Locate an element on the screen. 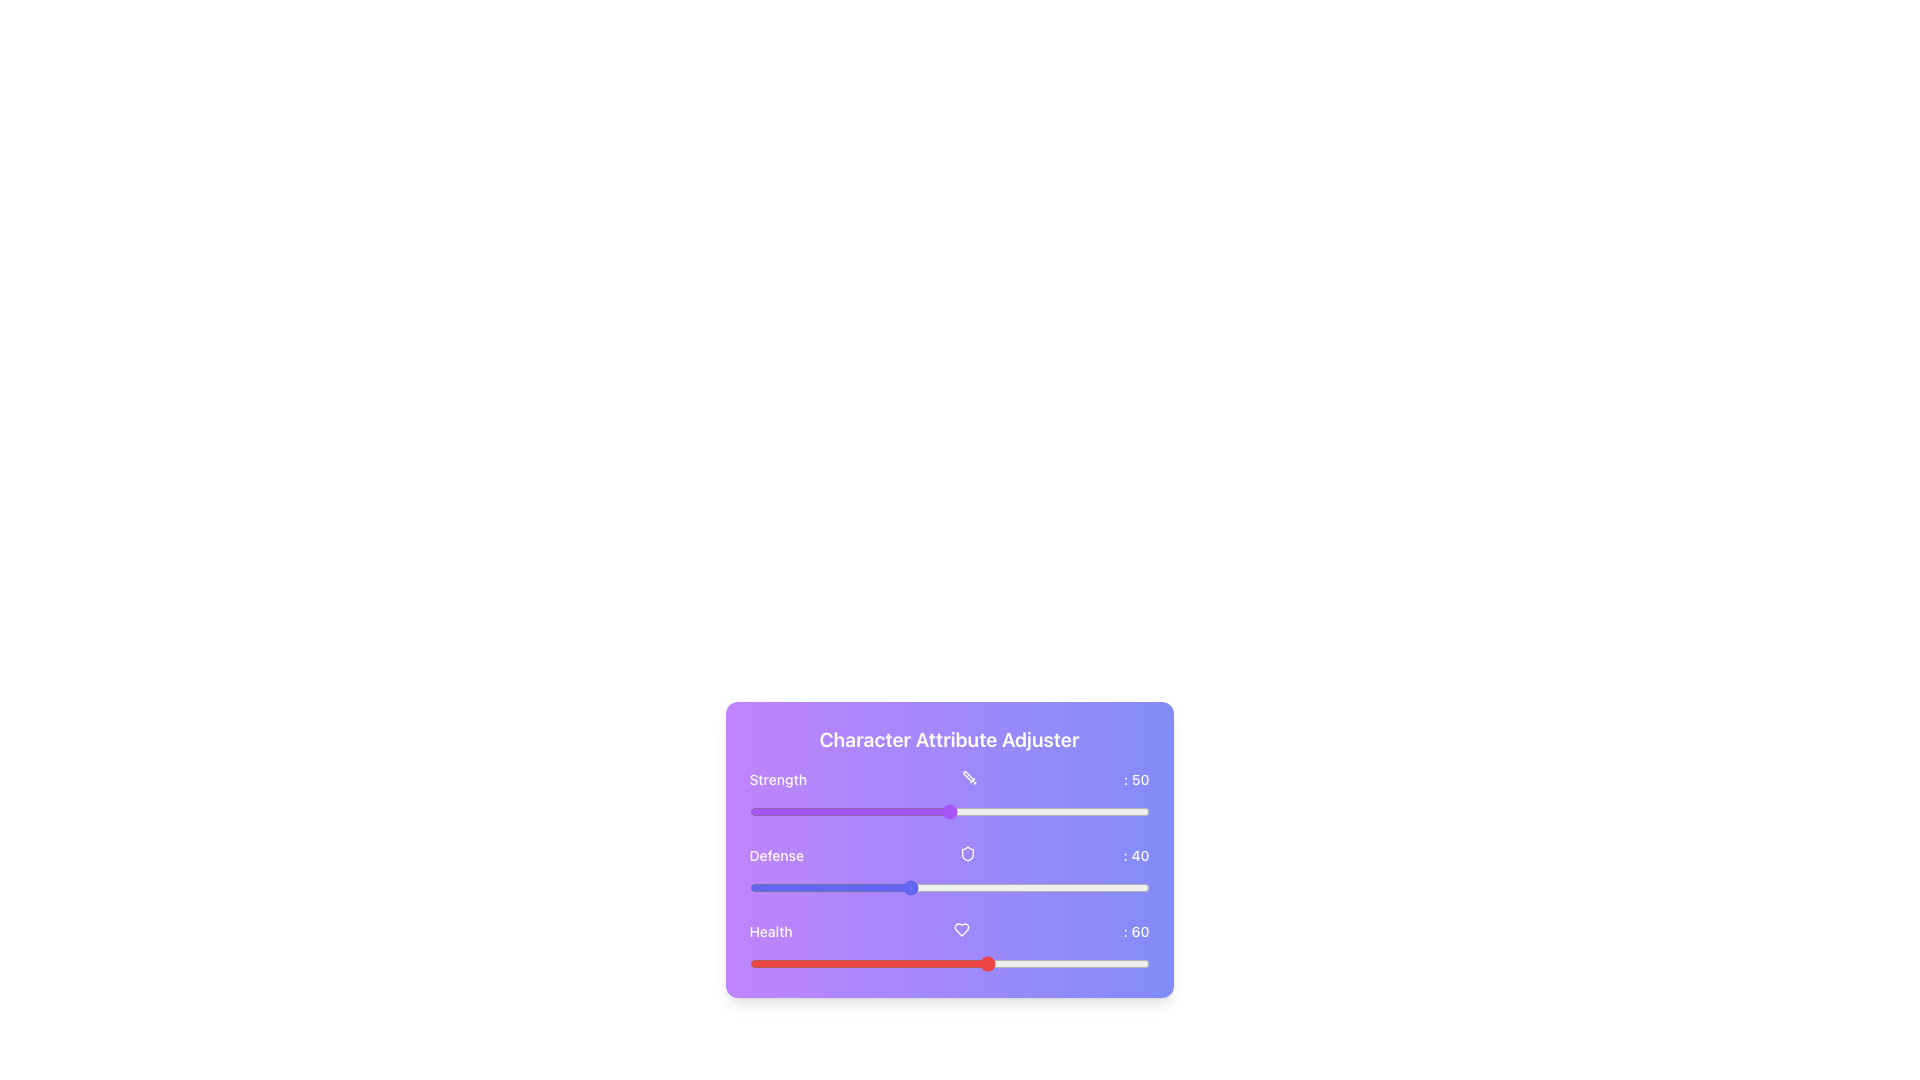 This screenshot has width=1920, height=1080. the Strength attribute is located at coordinates (1009, 812).